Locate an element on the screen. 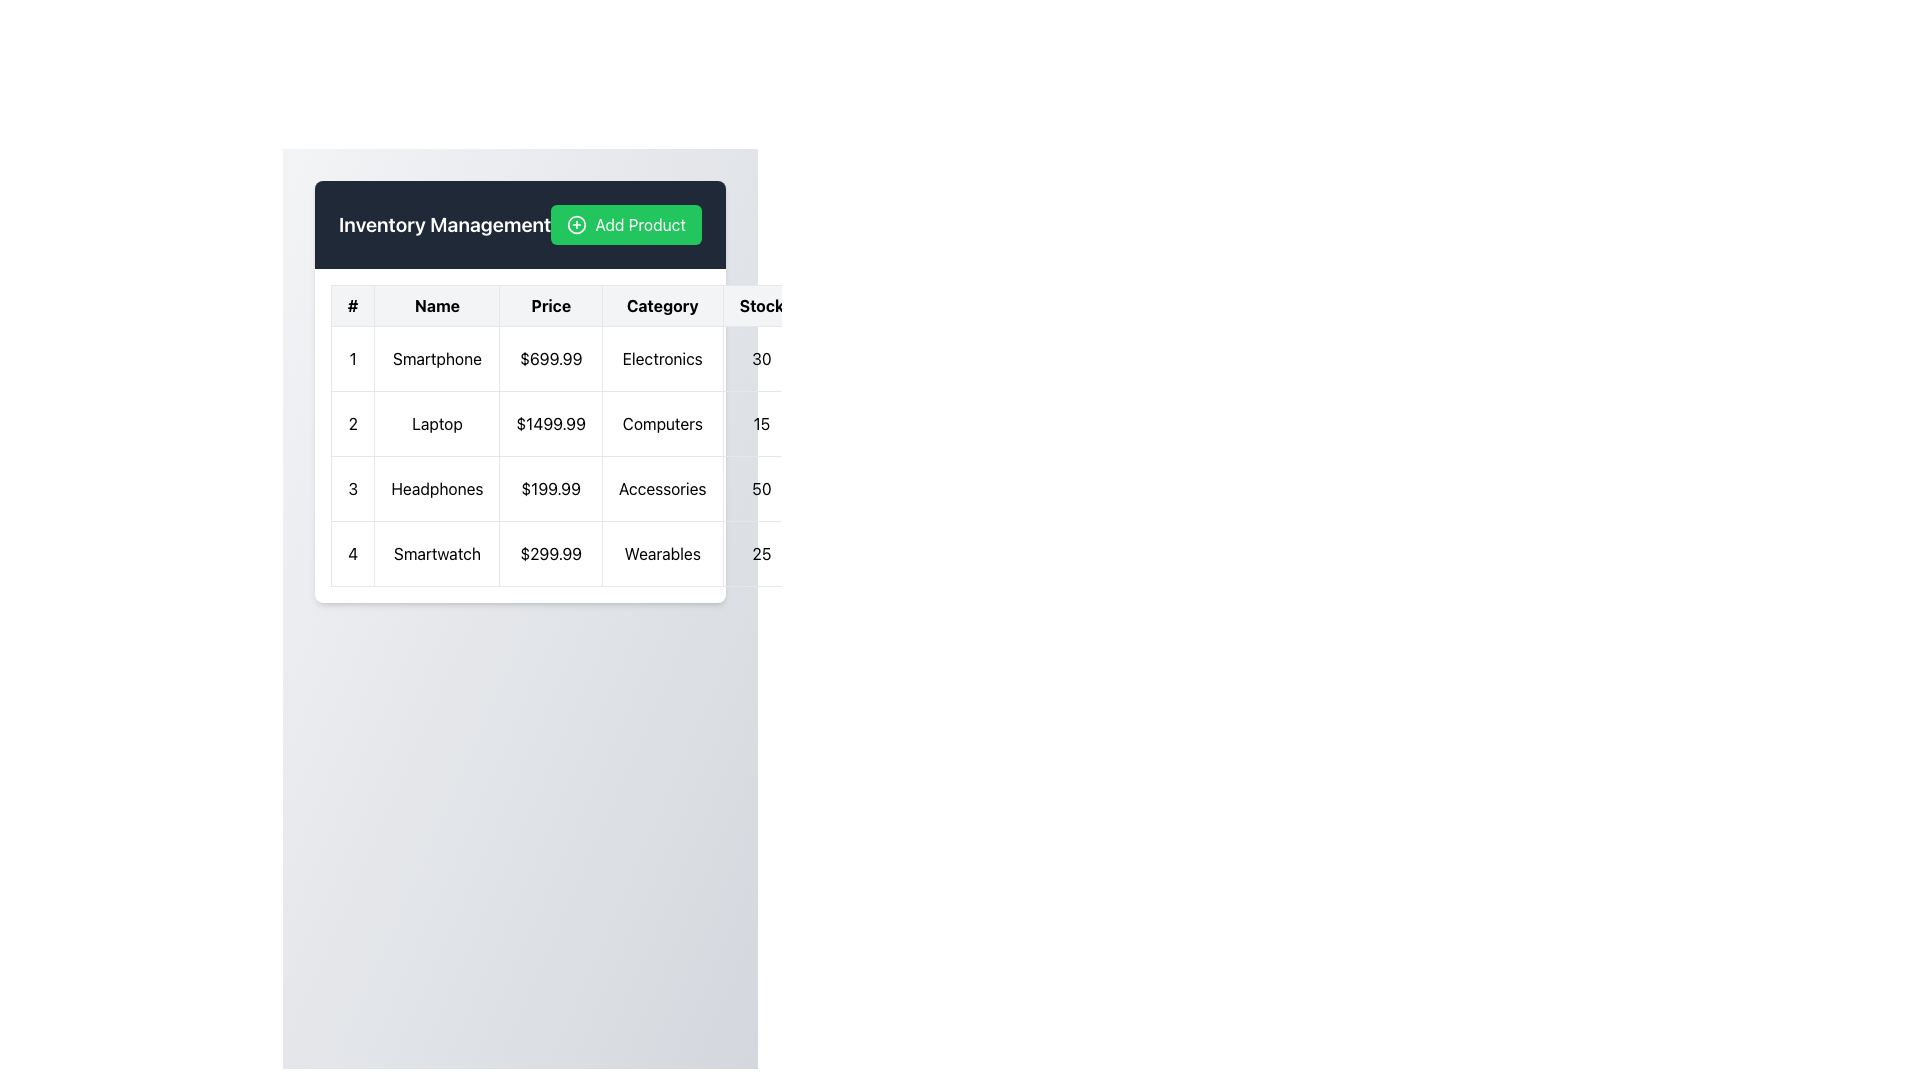  the display-only text component showing the name of the product in the first row of the data table under the 'Name' column, positioned between '1' and '$699.99' is located at coordinates (436, 357).